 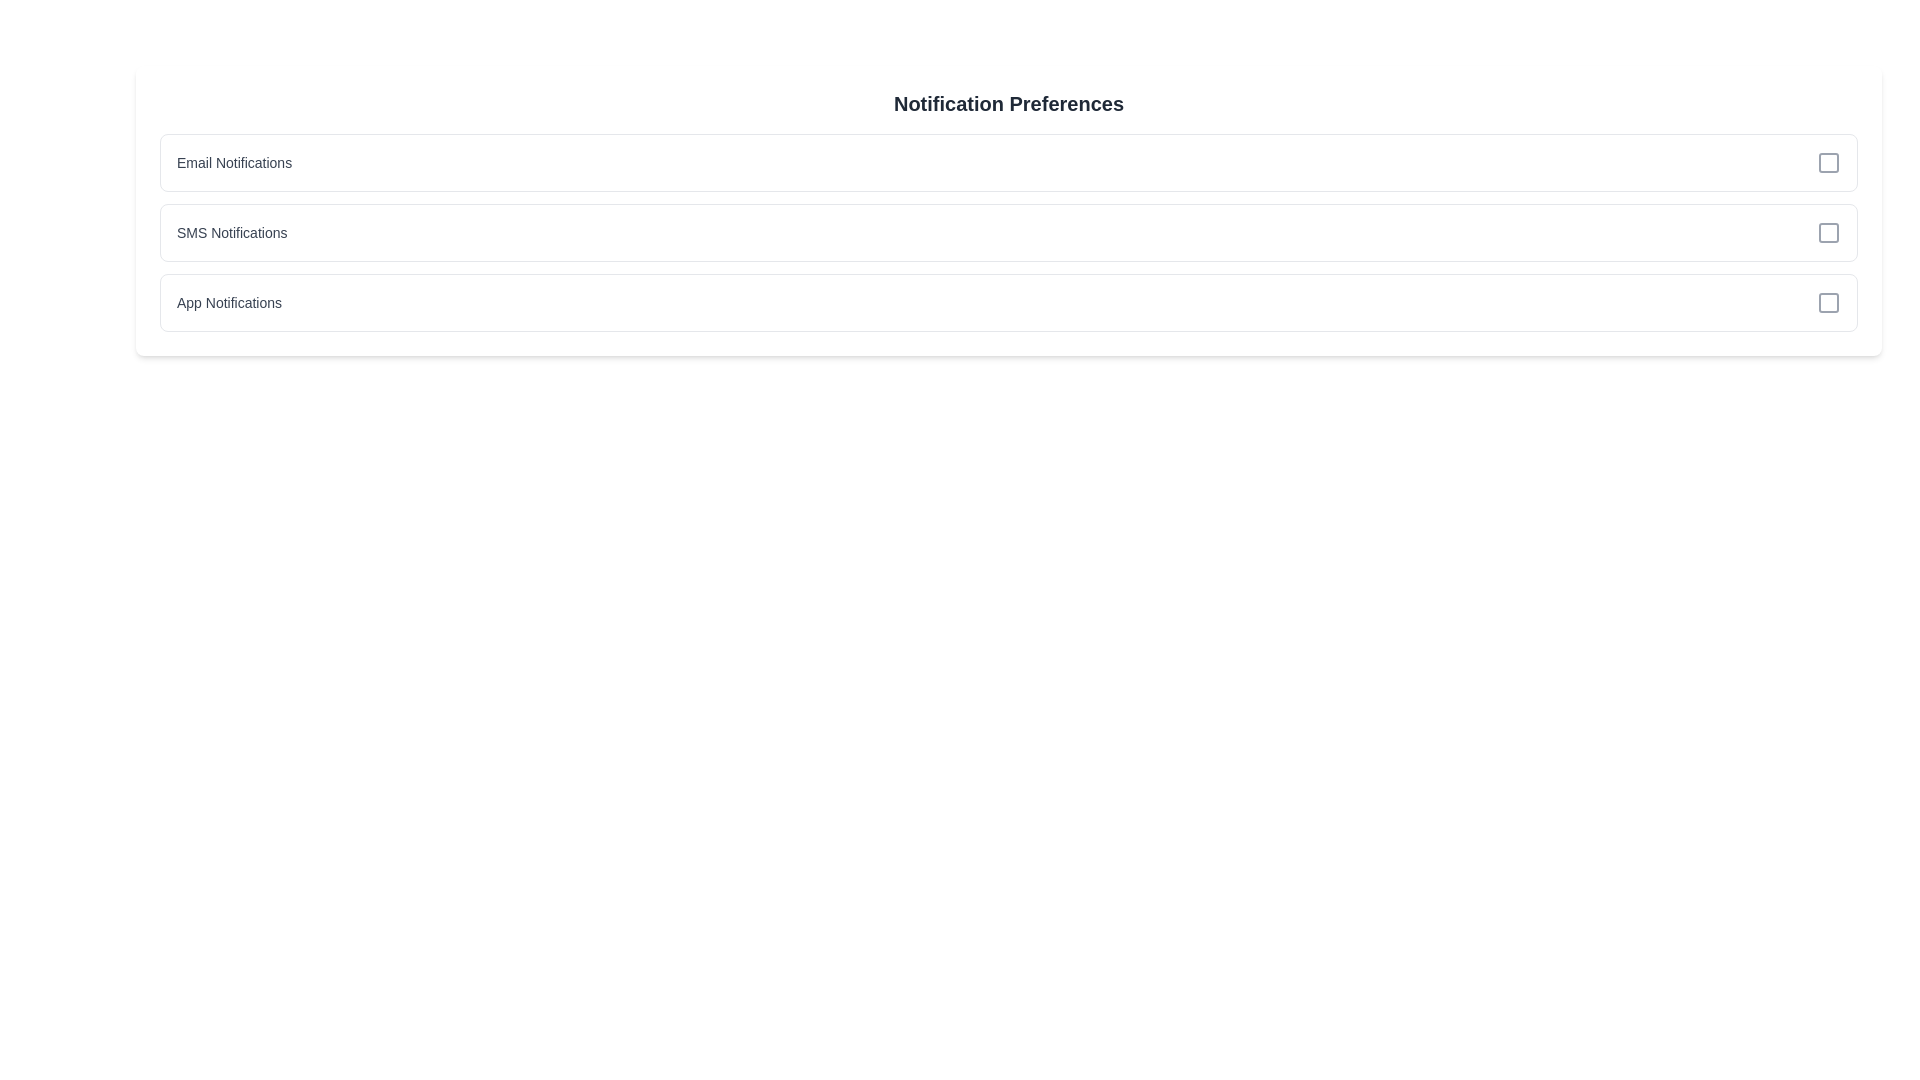 I want to click on the checkbox for 'App Notifications' located on the far right side of its row, so click(x=1828, y=303).